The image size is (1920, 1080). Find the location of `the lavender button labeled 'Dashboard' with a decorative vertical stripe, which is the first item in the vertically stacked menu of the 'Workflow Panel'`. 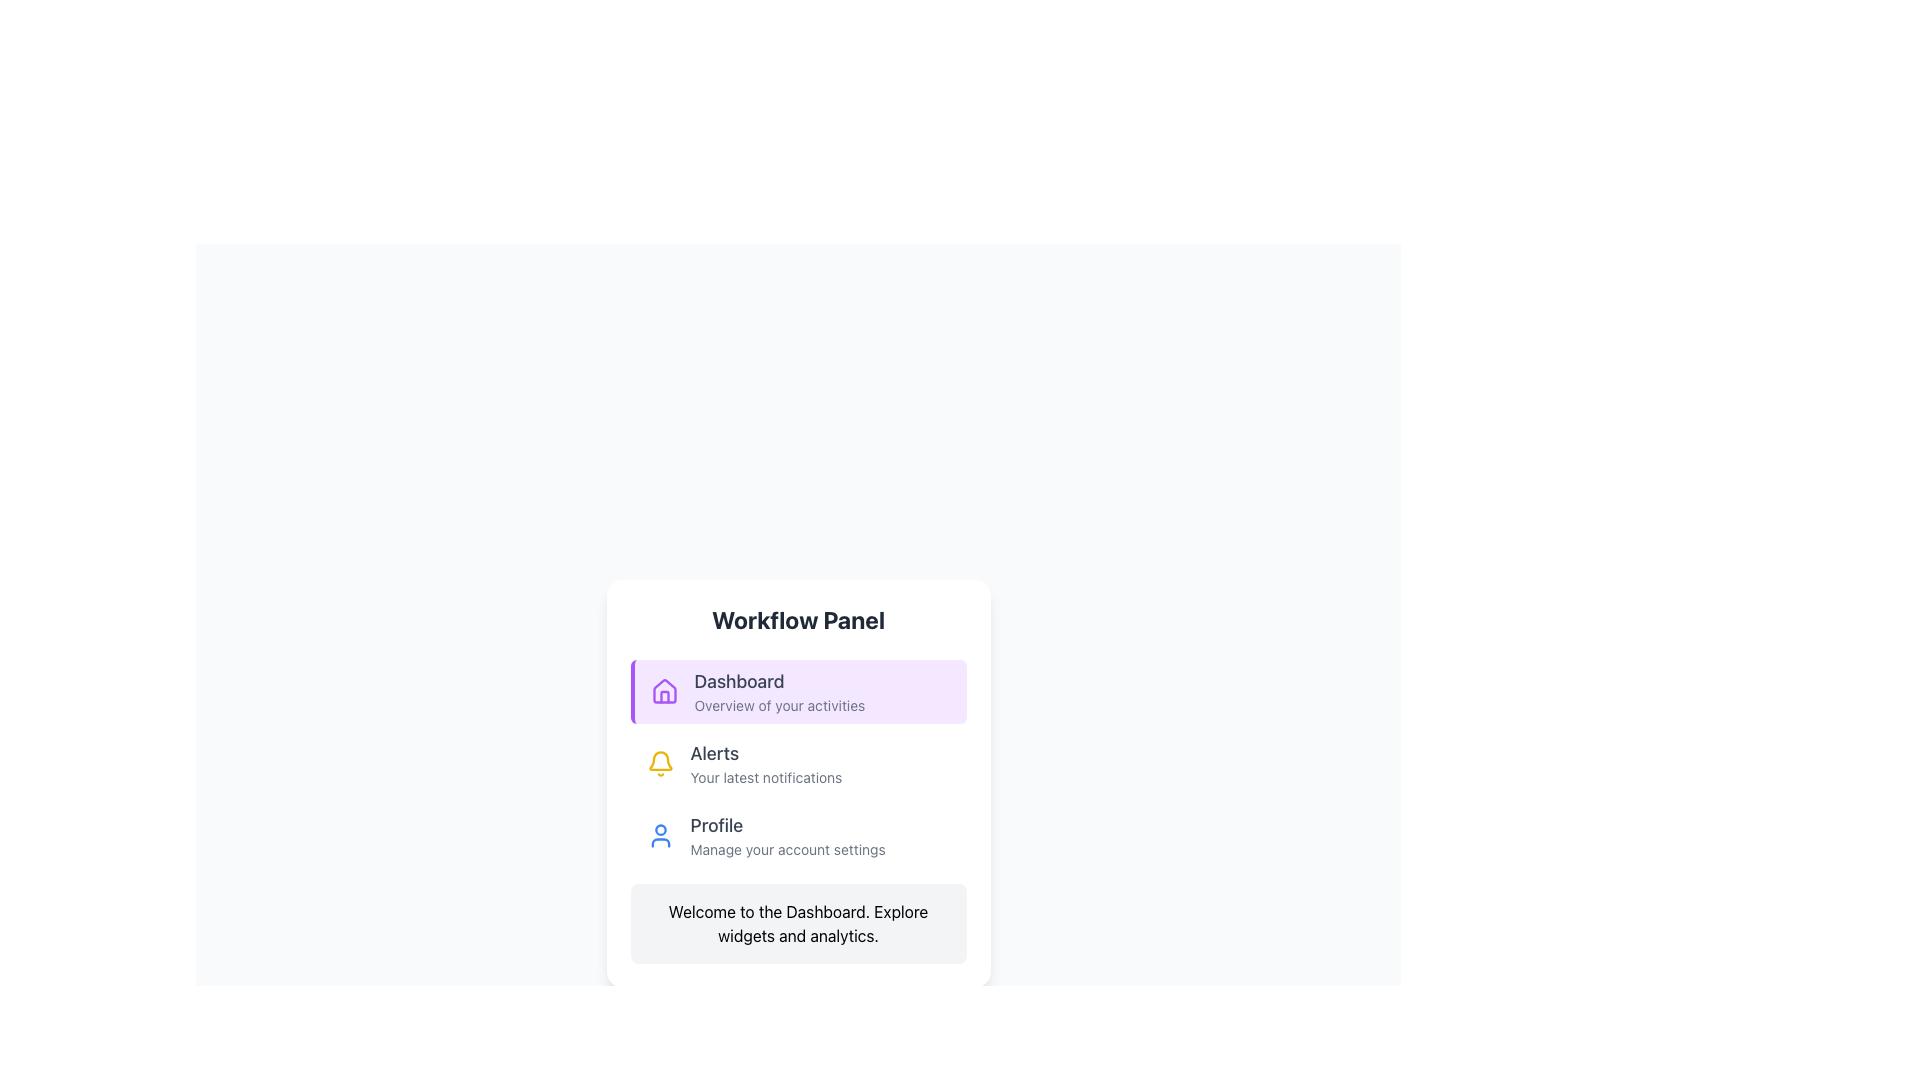

the lavender button labeled 'Dashboard' with a decorative vertical stripe, which is the first item in the vertically stacked menu of the 'Workflow Panel' is located at coordinates (797, 690).